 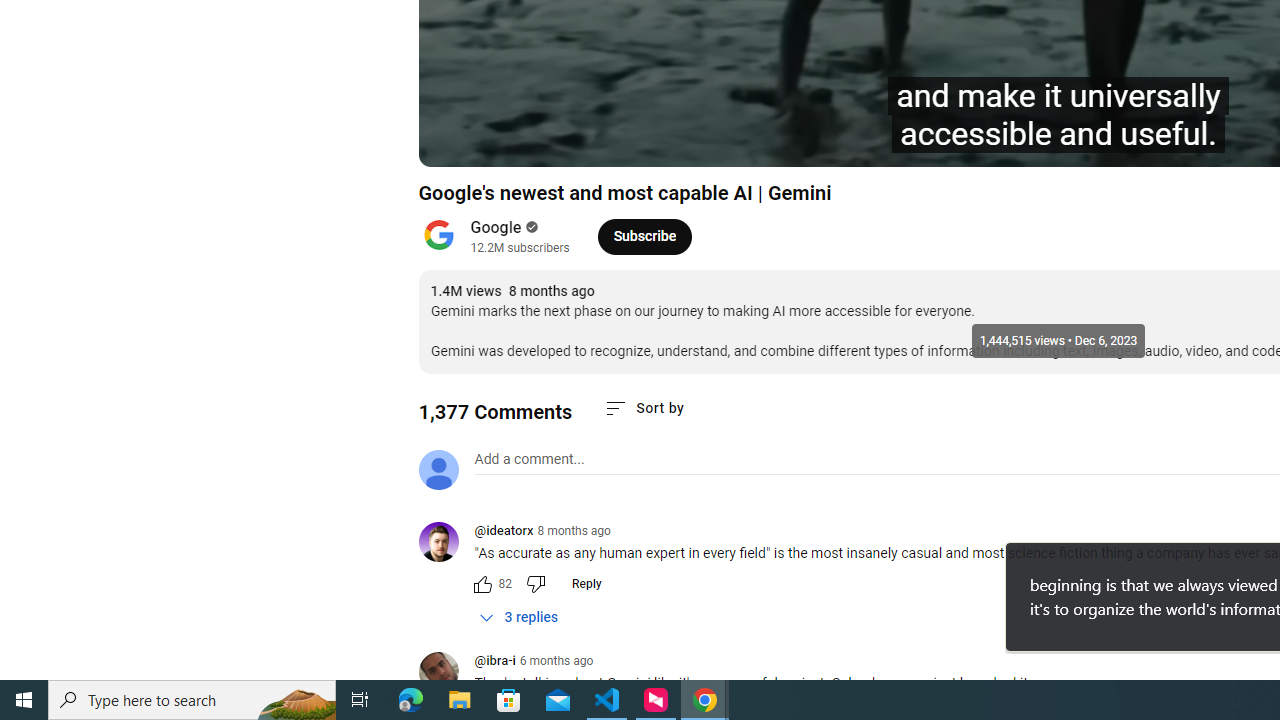 What do you see at coordinates (644, 235) in the screenshot?
I see `'Subscribe to Google.'` at bounding box center [644, 235].